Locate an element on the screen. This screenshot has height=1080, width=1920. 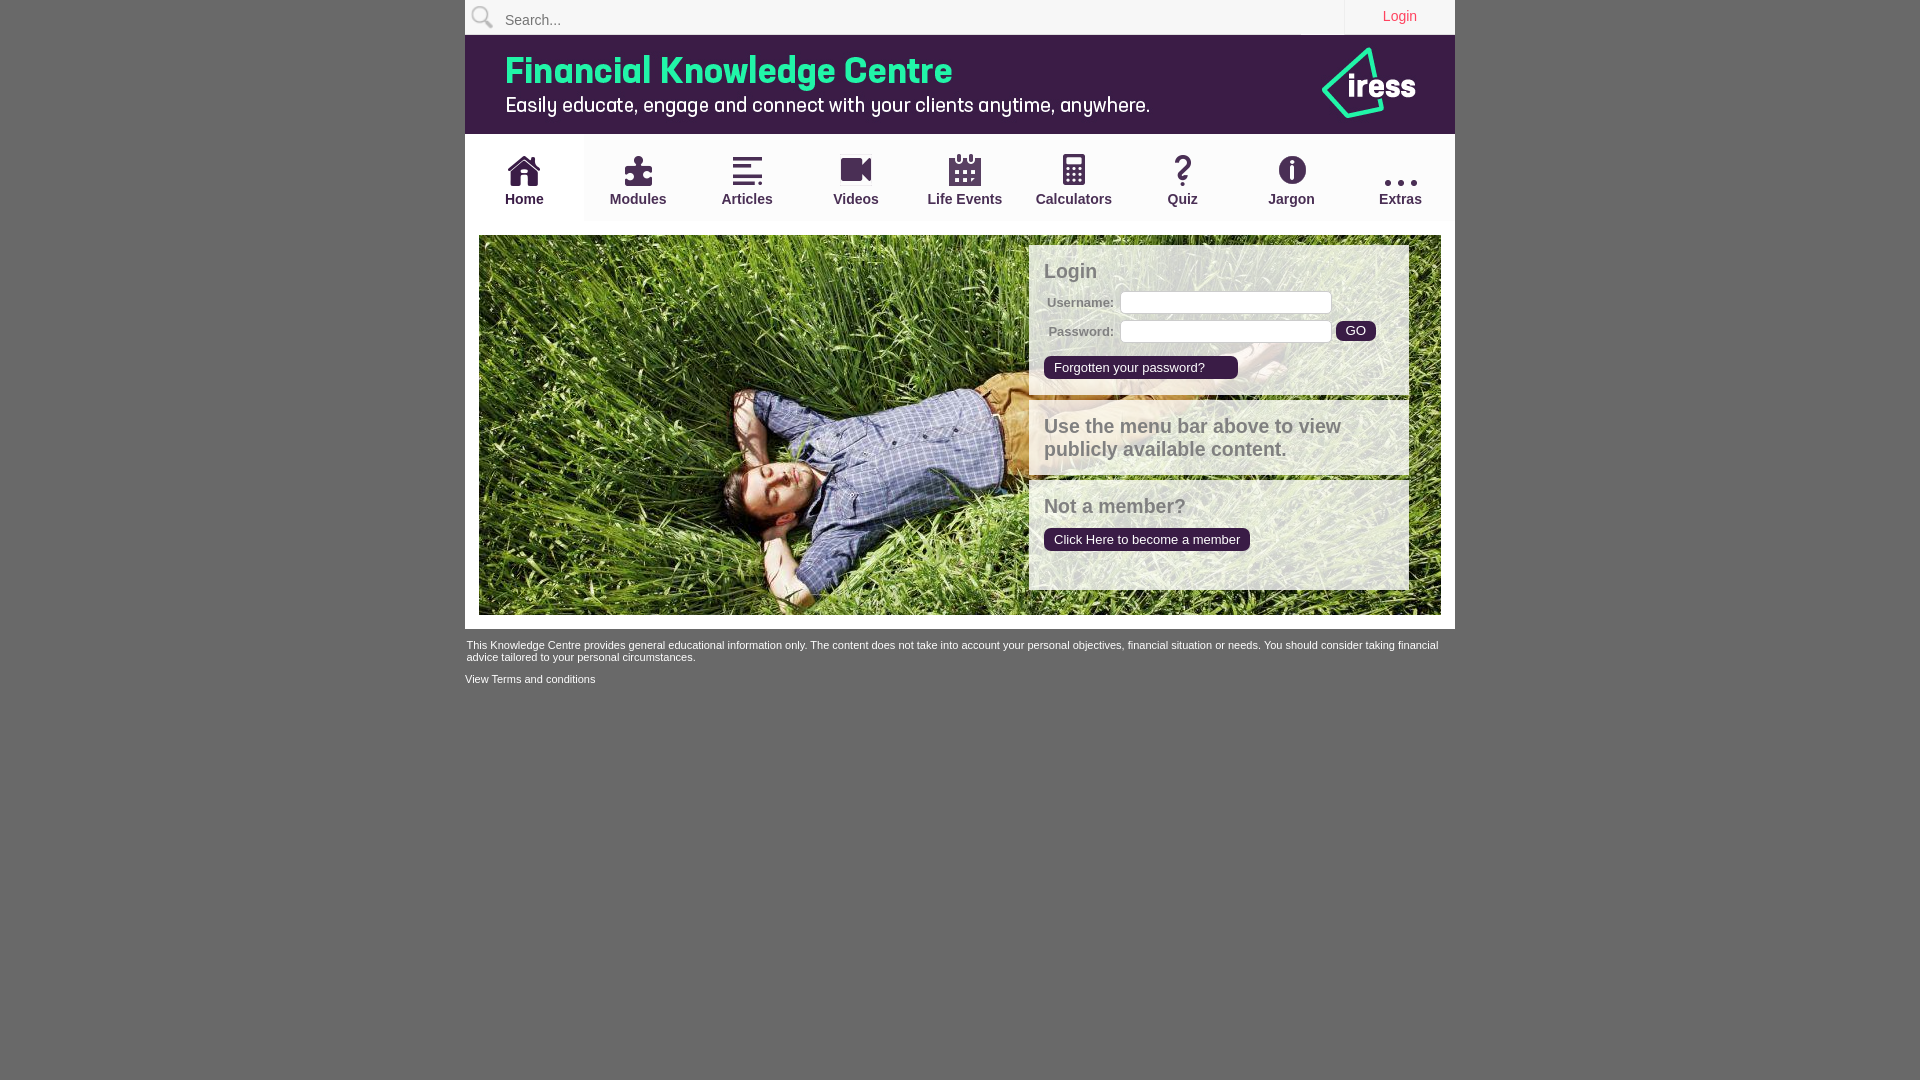
'Click Here to become a member' is located at coordinates (1147, 538).